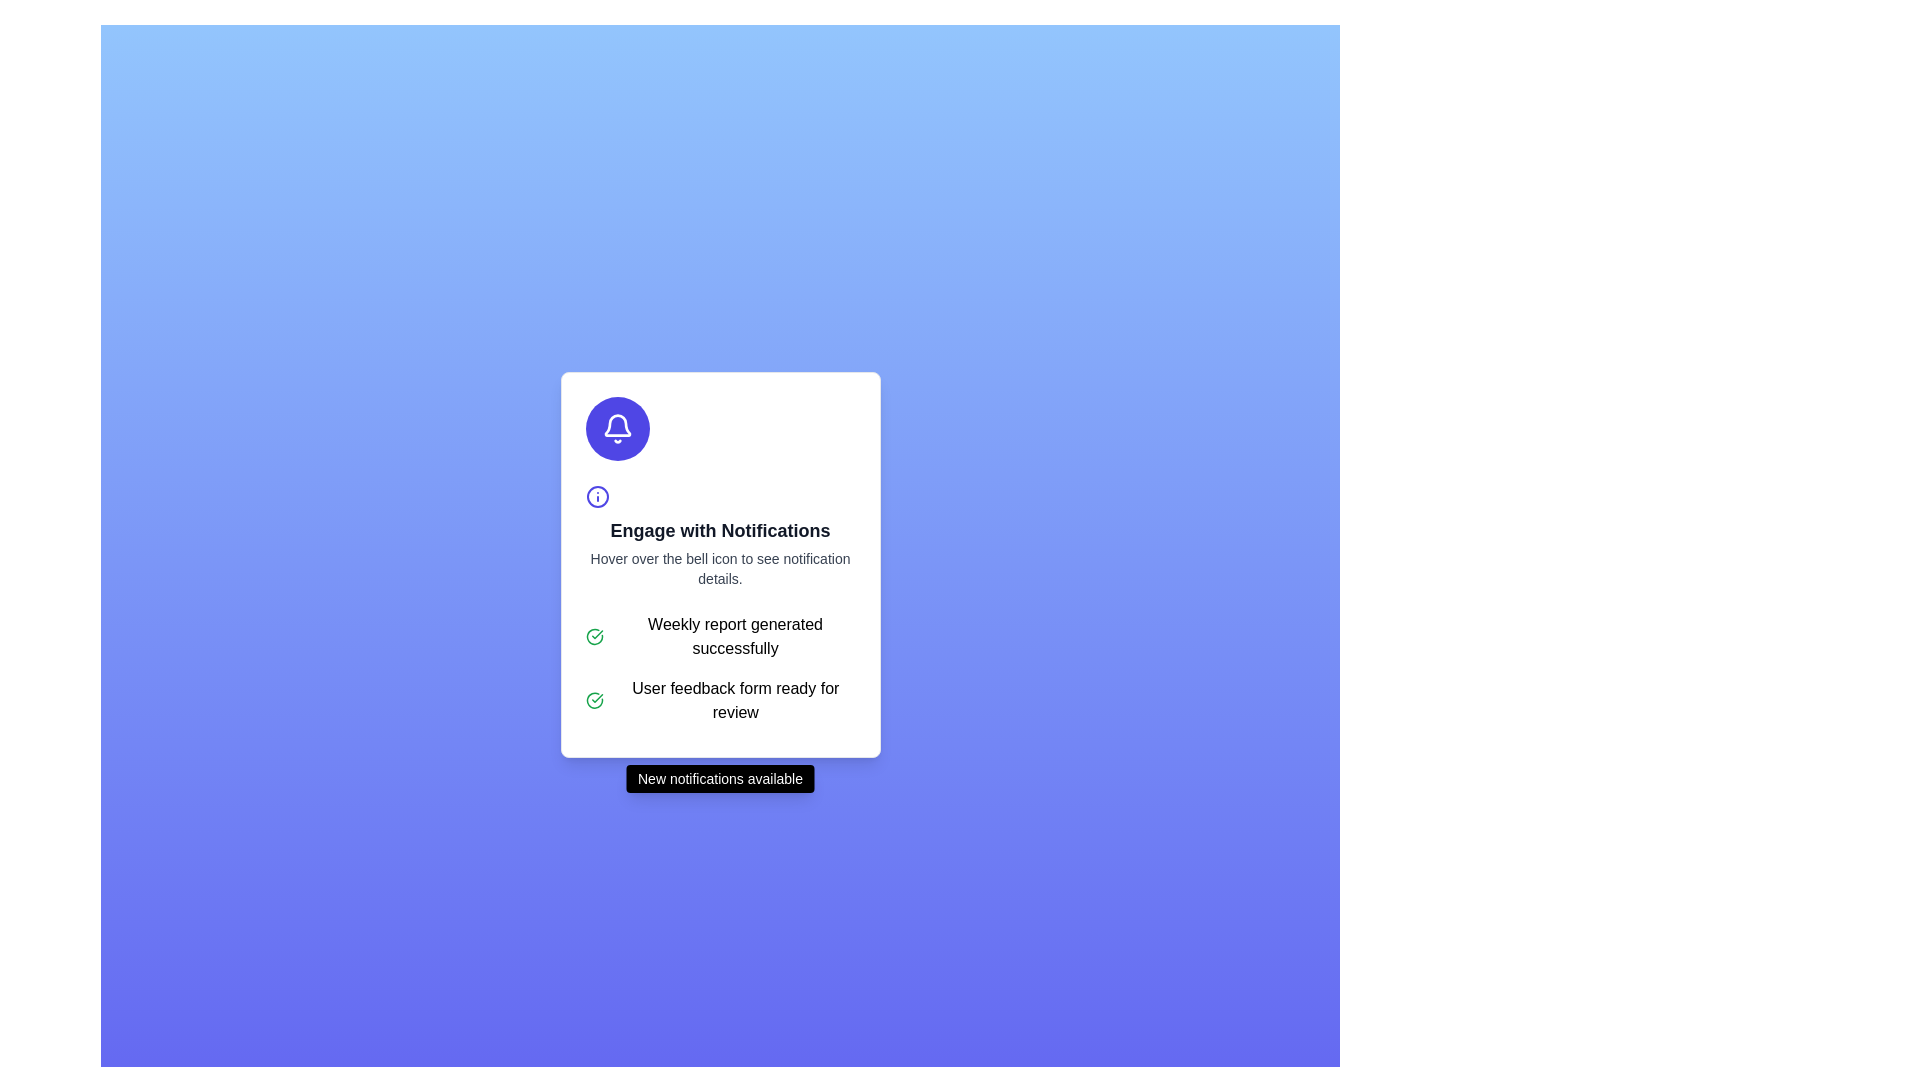  I want to click on the circular graphic icon with a green border that symbolizes a checkmark, located in the notification card next to the text 'Weekly report generated successfully.', so click(593, 700).